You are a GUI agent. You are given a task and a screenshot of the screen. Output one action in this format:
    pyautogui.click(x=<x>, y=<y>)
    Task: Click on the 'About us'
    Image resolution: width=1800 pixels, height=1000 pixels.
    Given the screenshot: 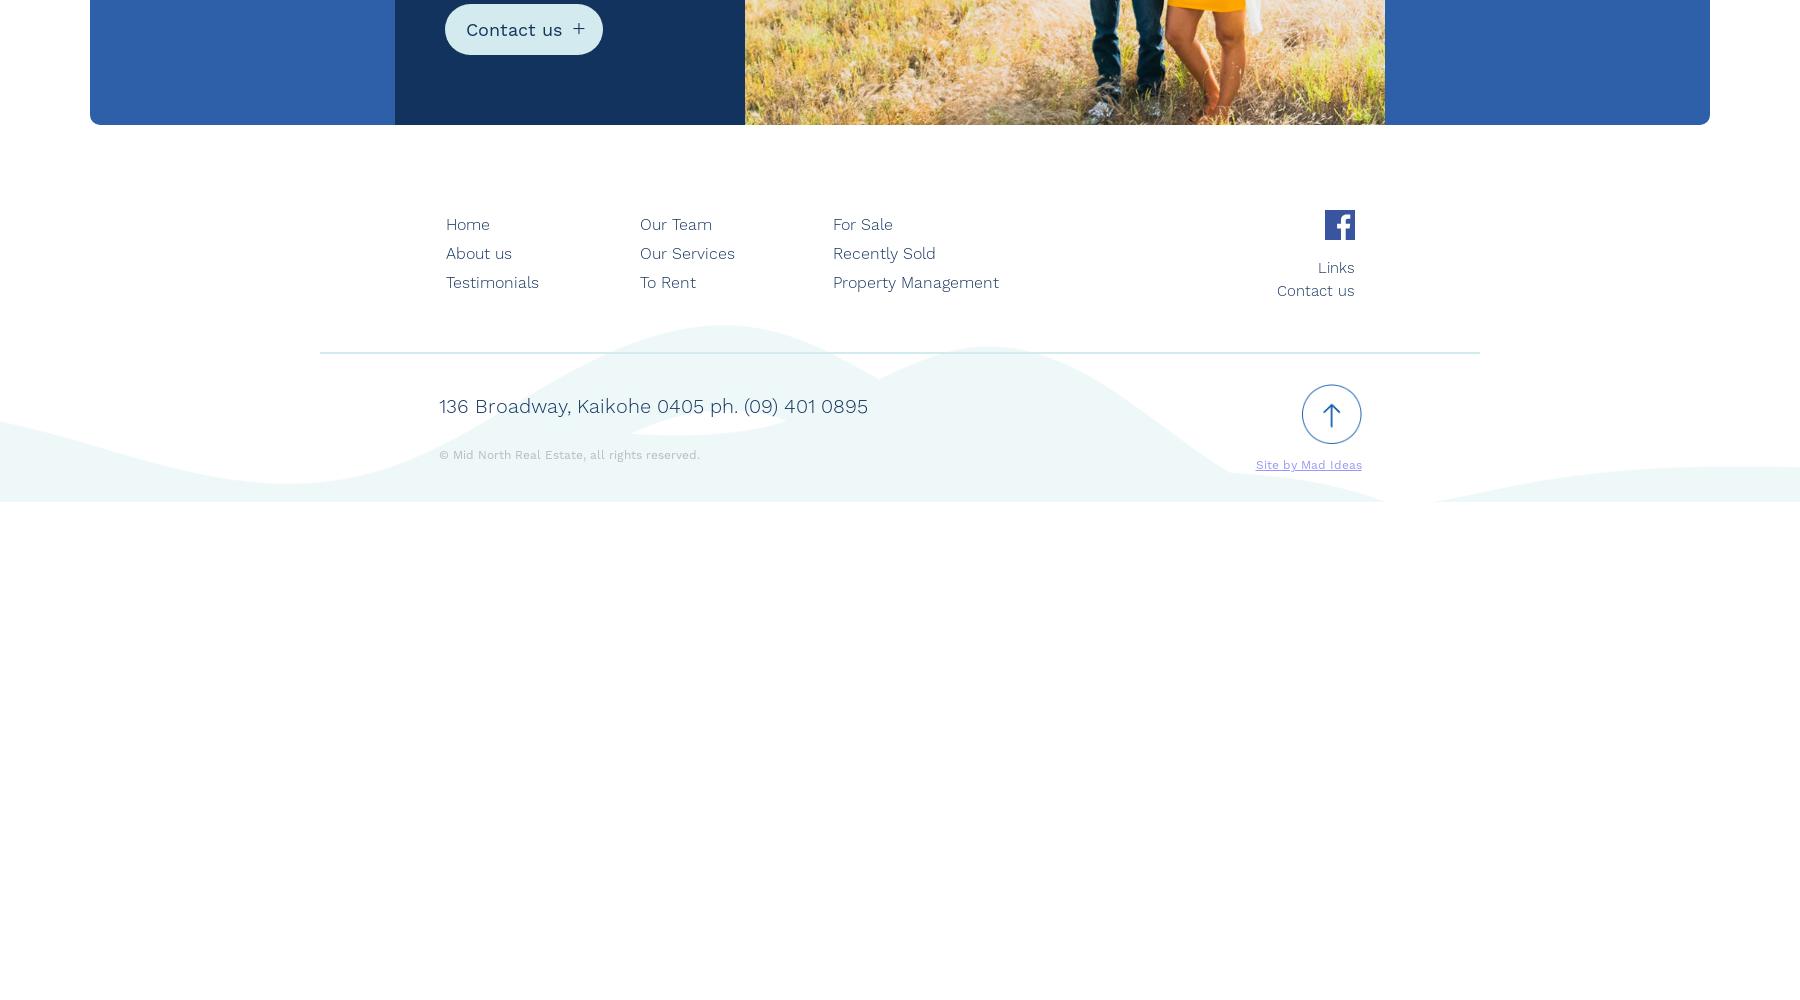 What is the action you would take?
    pyautogui.click(x=477, y=253)
    